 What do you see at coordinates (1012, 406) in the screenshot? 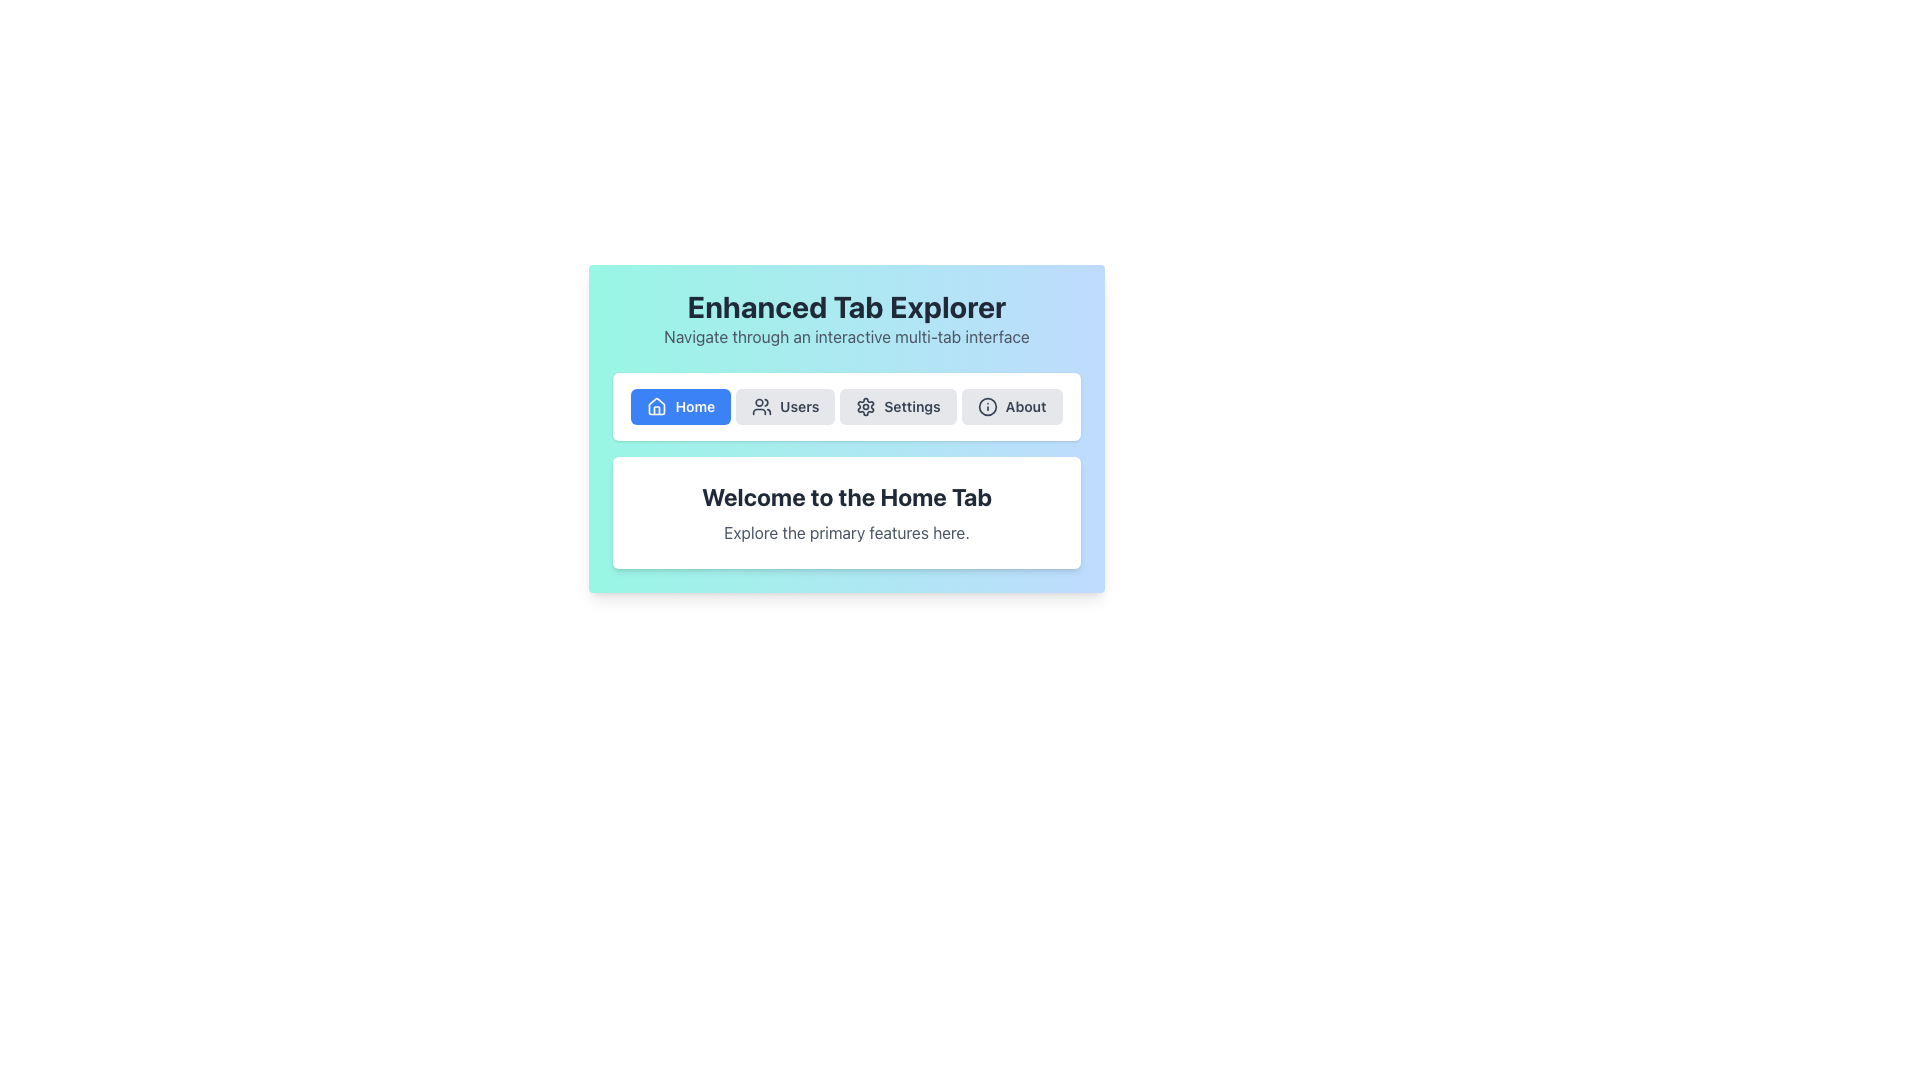
I see `the 'About' button` at bounding box center [1012, 406].